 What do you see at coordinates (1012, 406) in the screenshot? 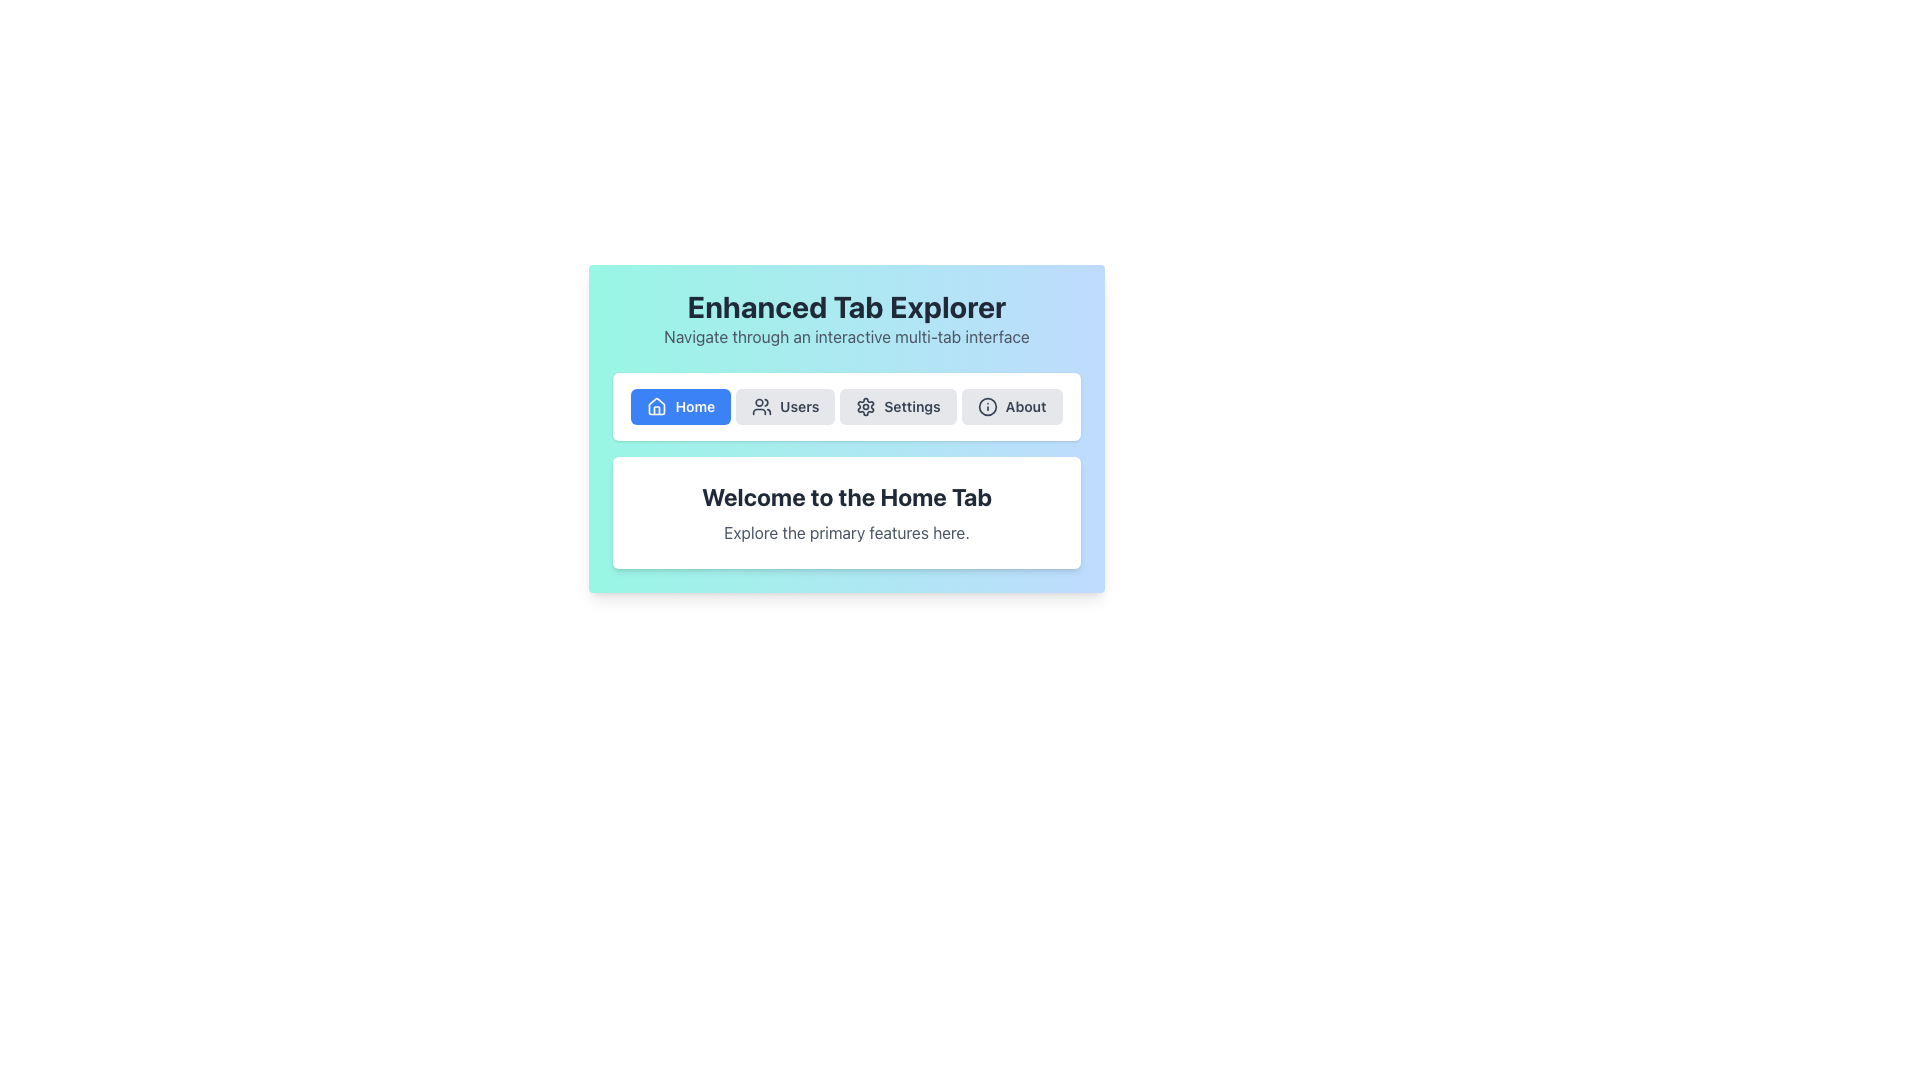
I see `the 'About' button` at bounding box center [1012, 406].